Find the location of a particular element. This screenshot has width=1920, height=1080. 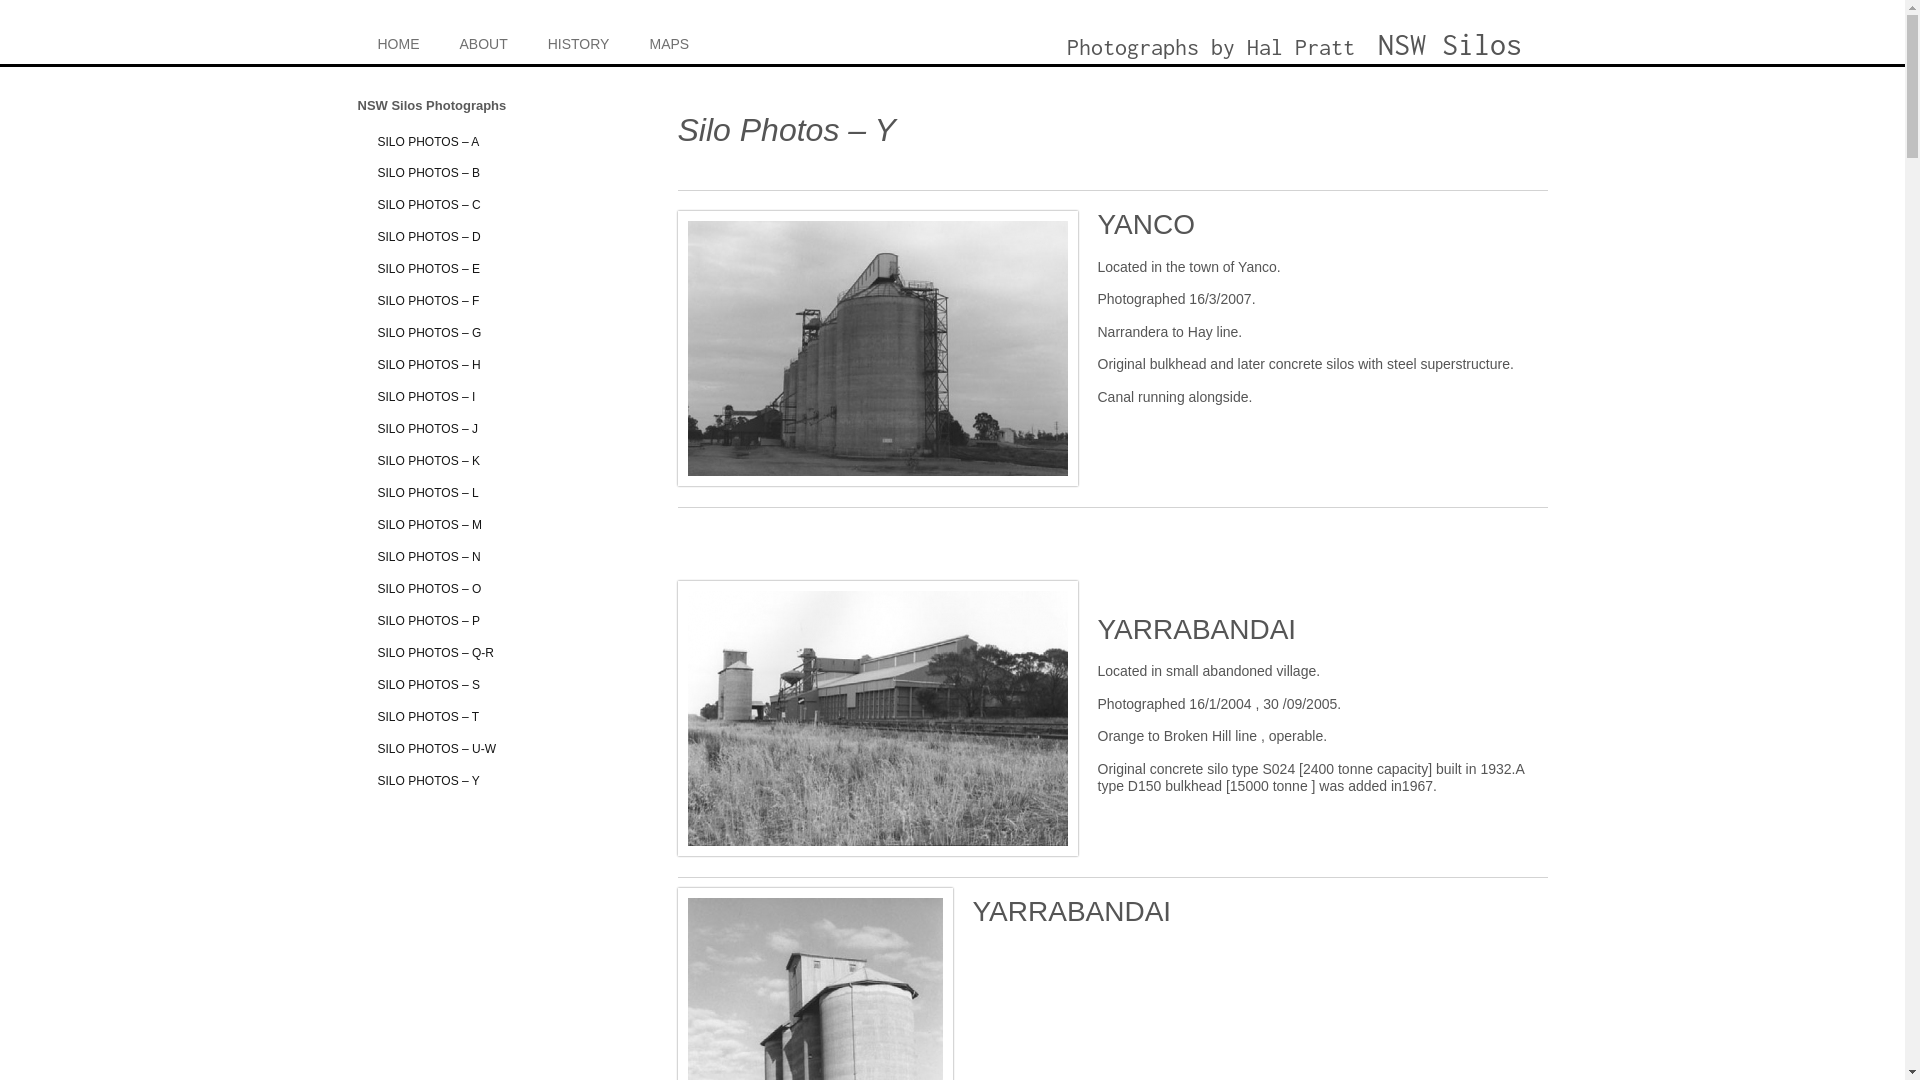

'MAPS' is located at coordinates (668, 41).